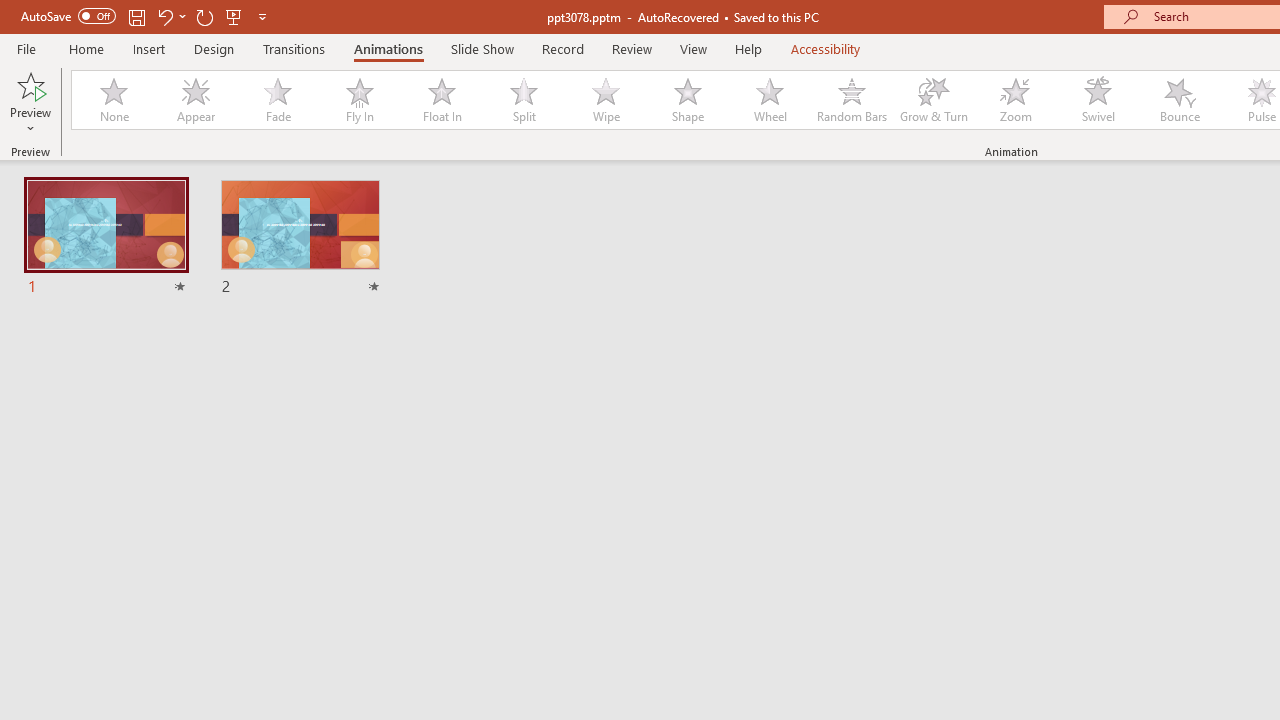 This screenshot has height=720, width=1280. What do you see at coordinates (826, 48) in the screenshot?
I see `'Accessibility'` at bounding box center [826, 48].